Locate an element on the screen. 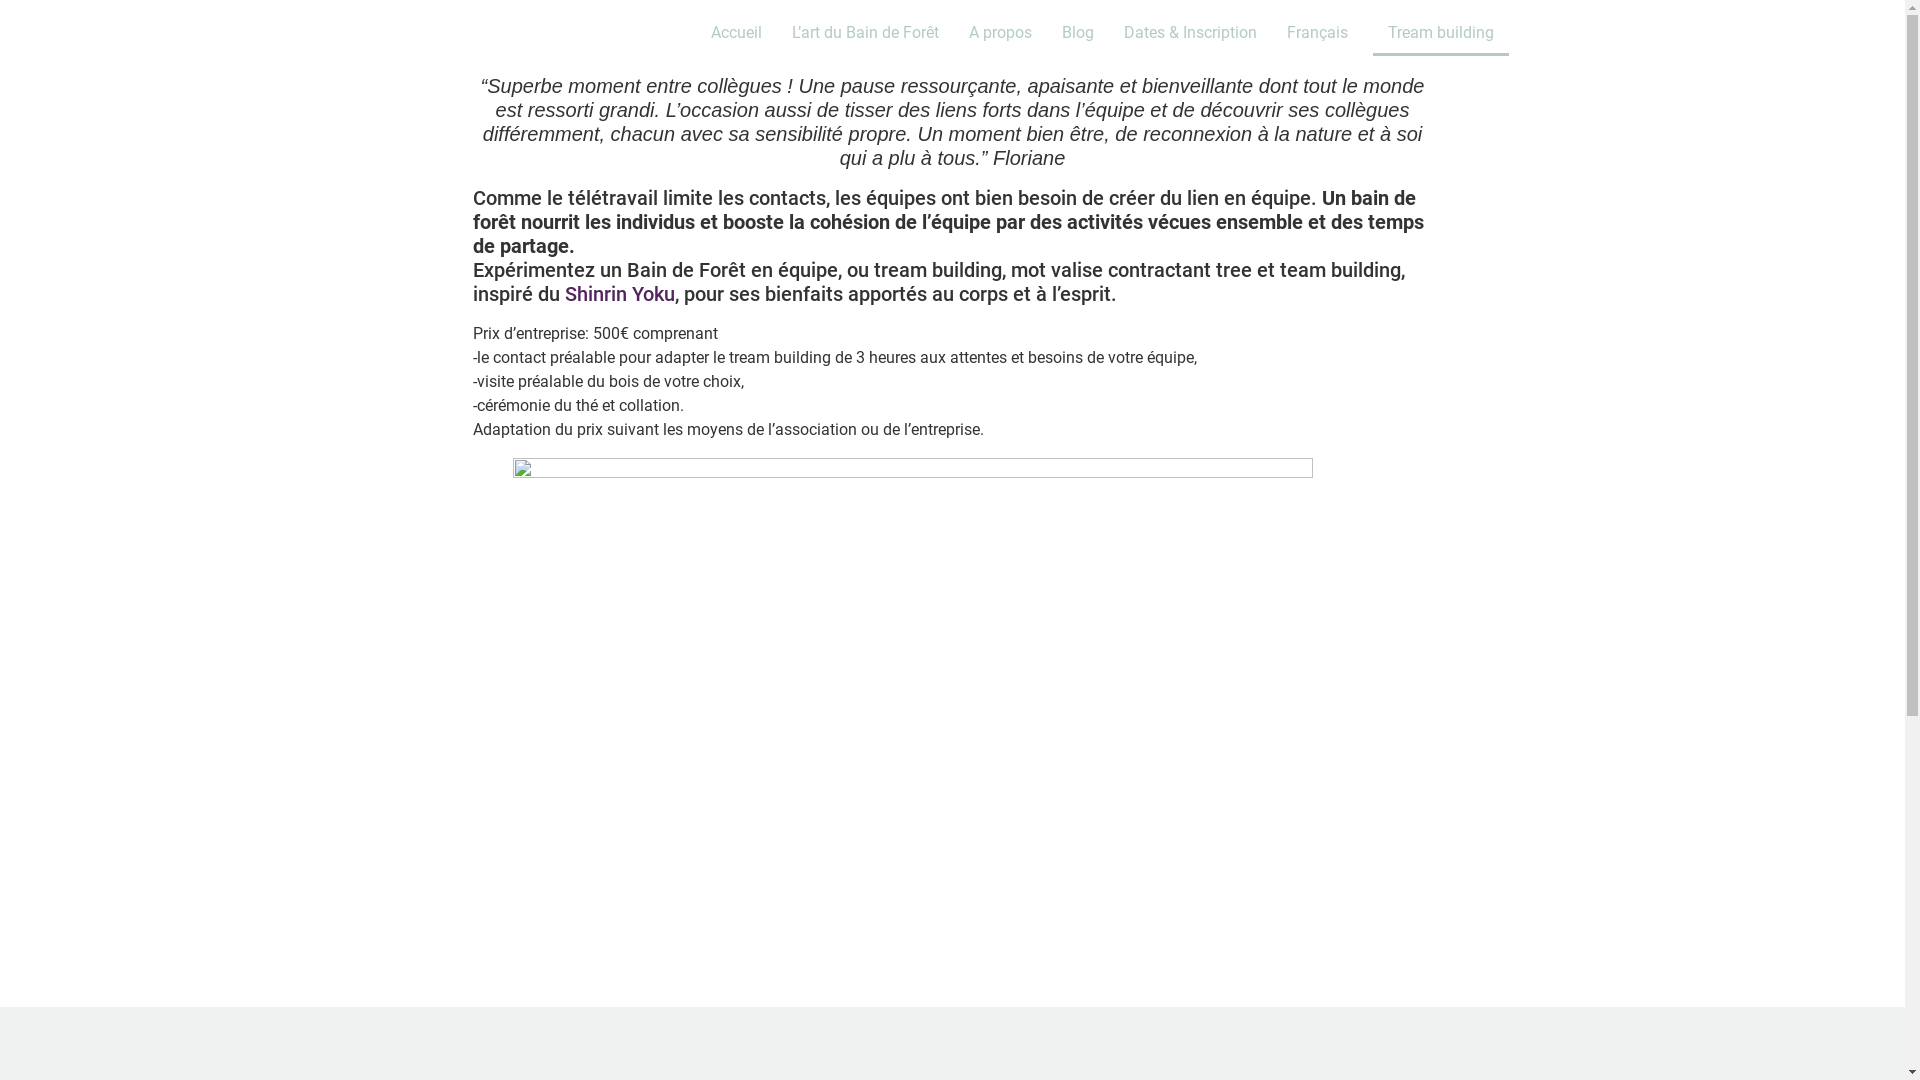 Image resolution: width=1920 pixels, height=1080 pixels. 'Tream building' is located at coordinates (1440, 33).